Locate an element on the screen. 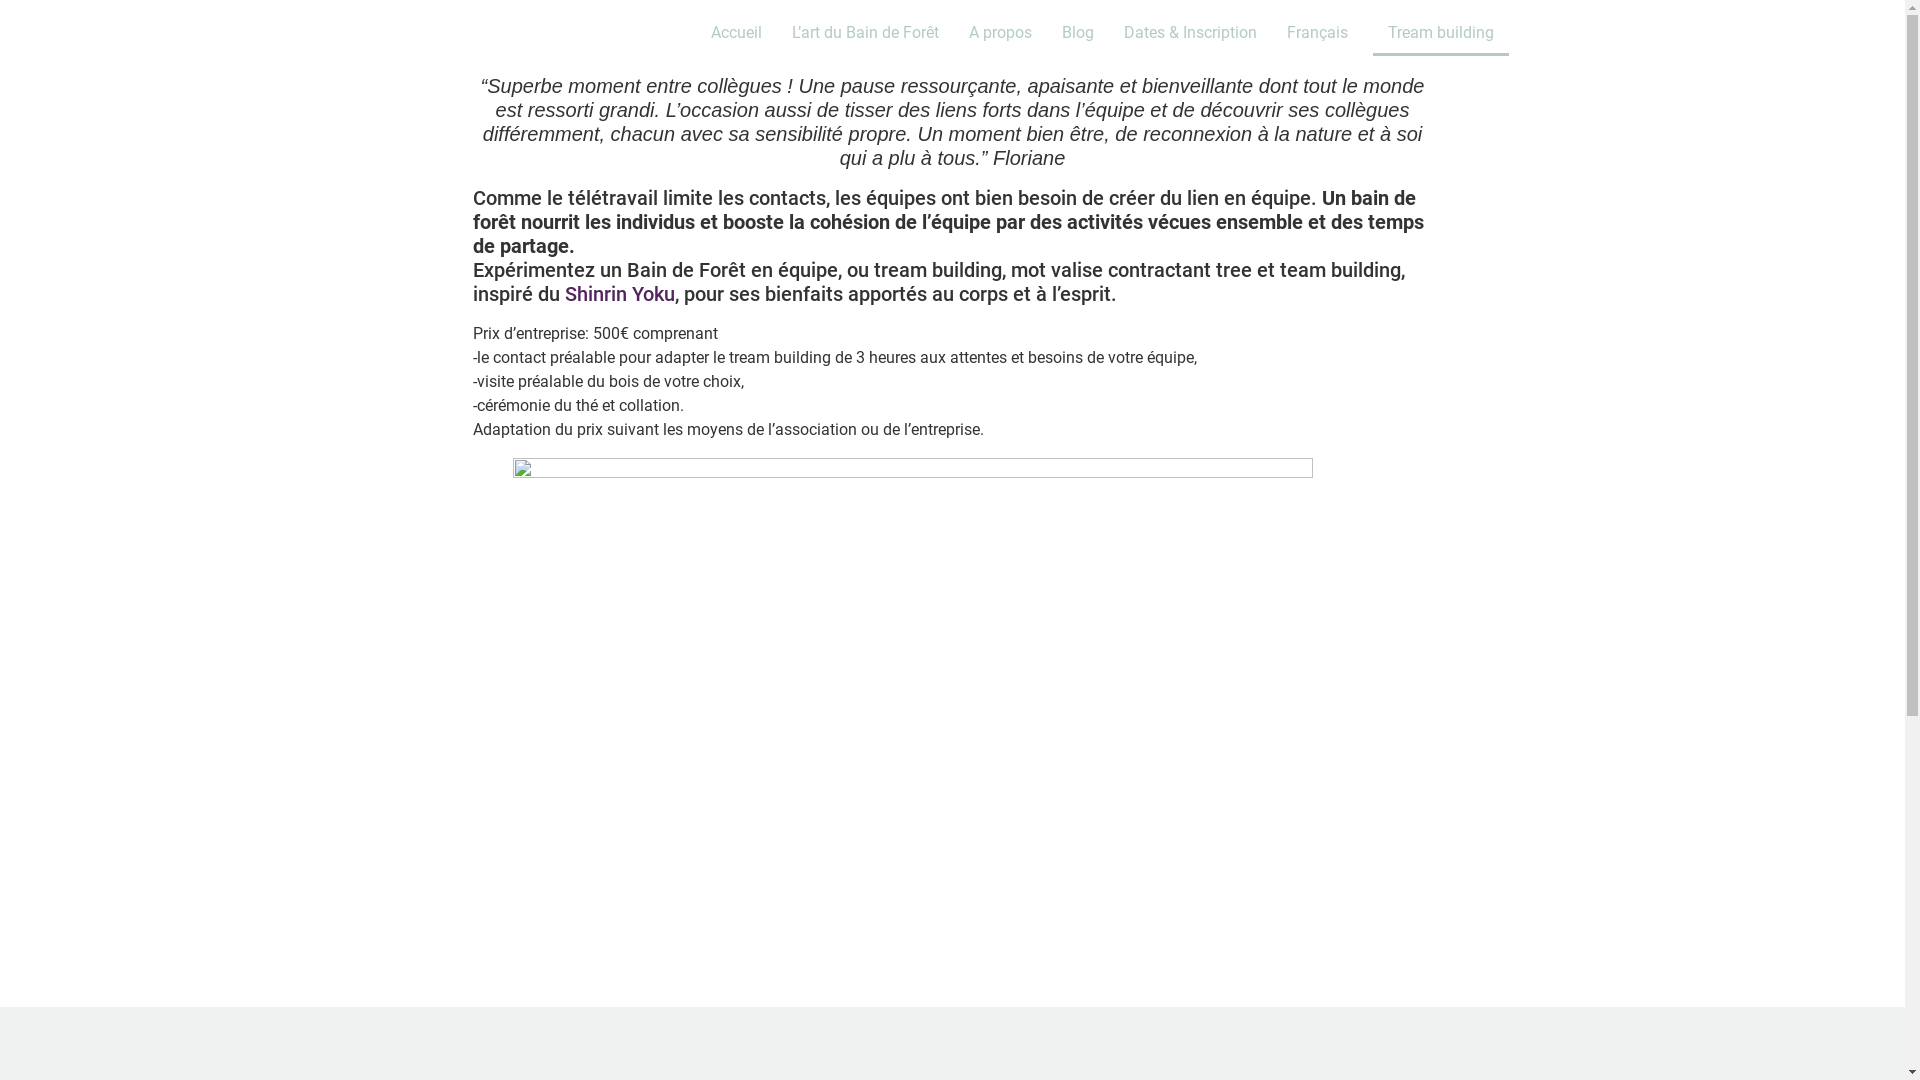 Image resolution: width=1920 pixels, height=1080 pixels. 'Tream building' is located at coordinates (1440, 33).